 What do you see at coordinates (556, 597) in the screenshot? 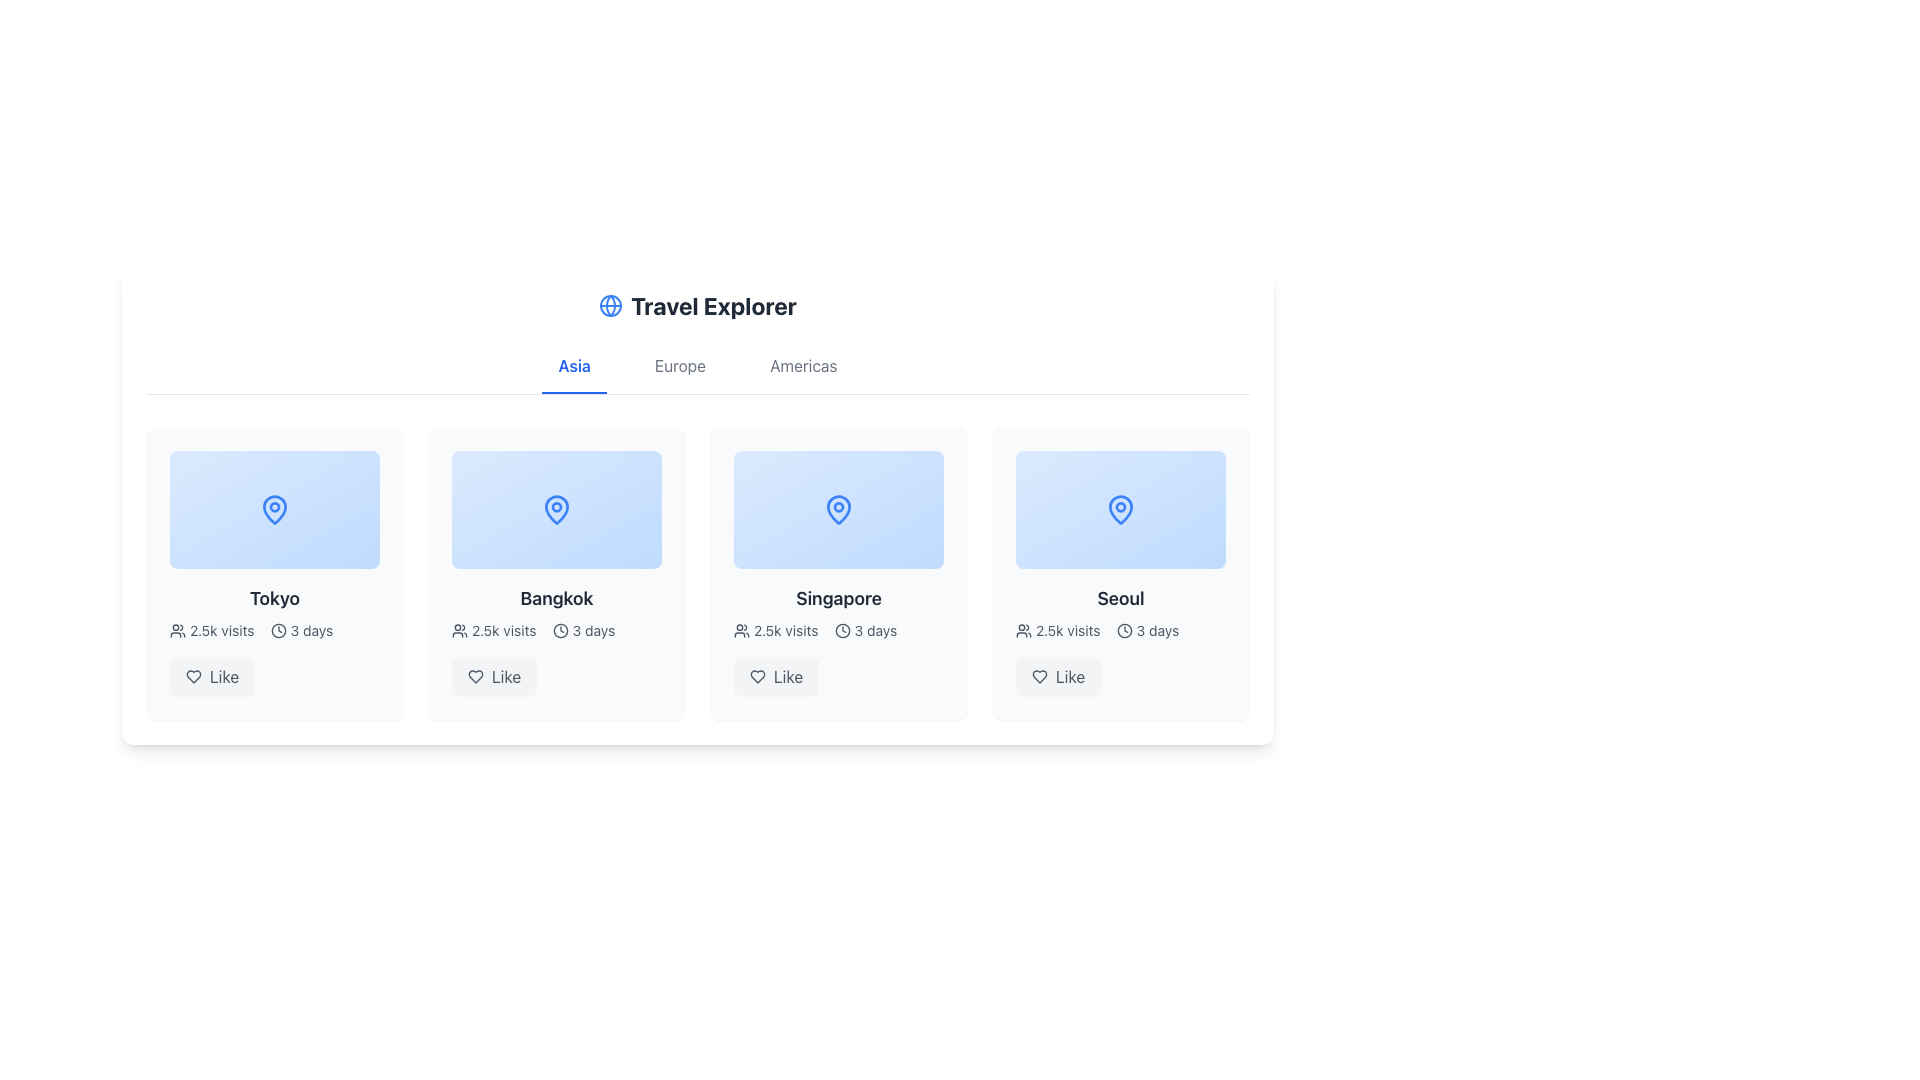
I see `the text label identifying the travel destination 'Bangkok', which is located in the grid layout under a blue rectangular image with a pin icon` at bounding box center [556, 597].